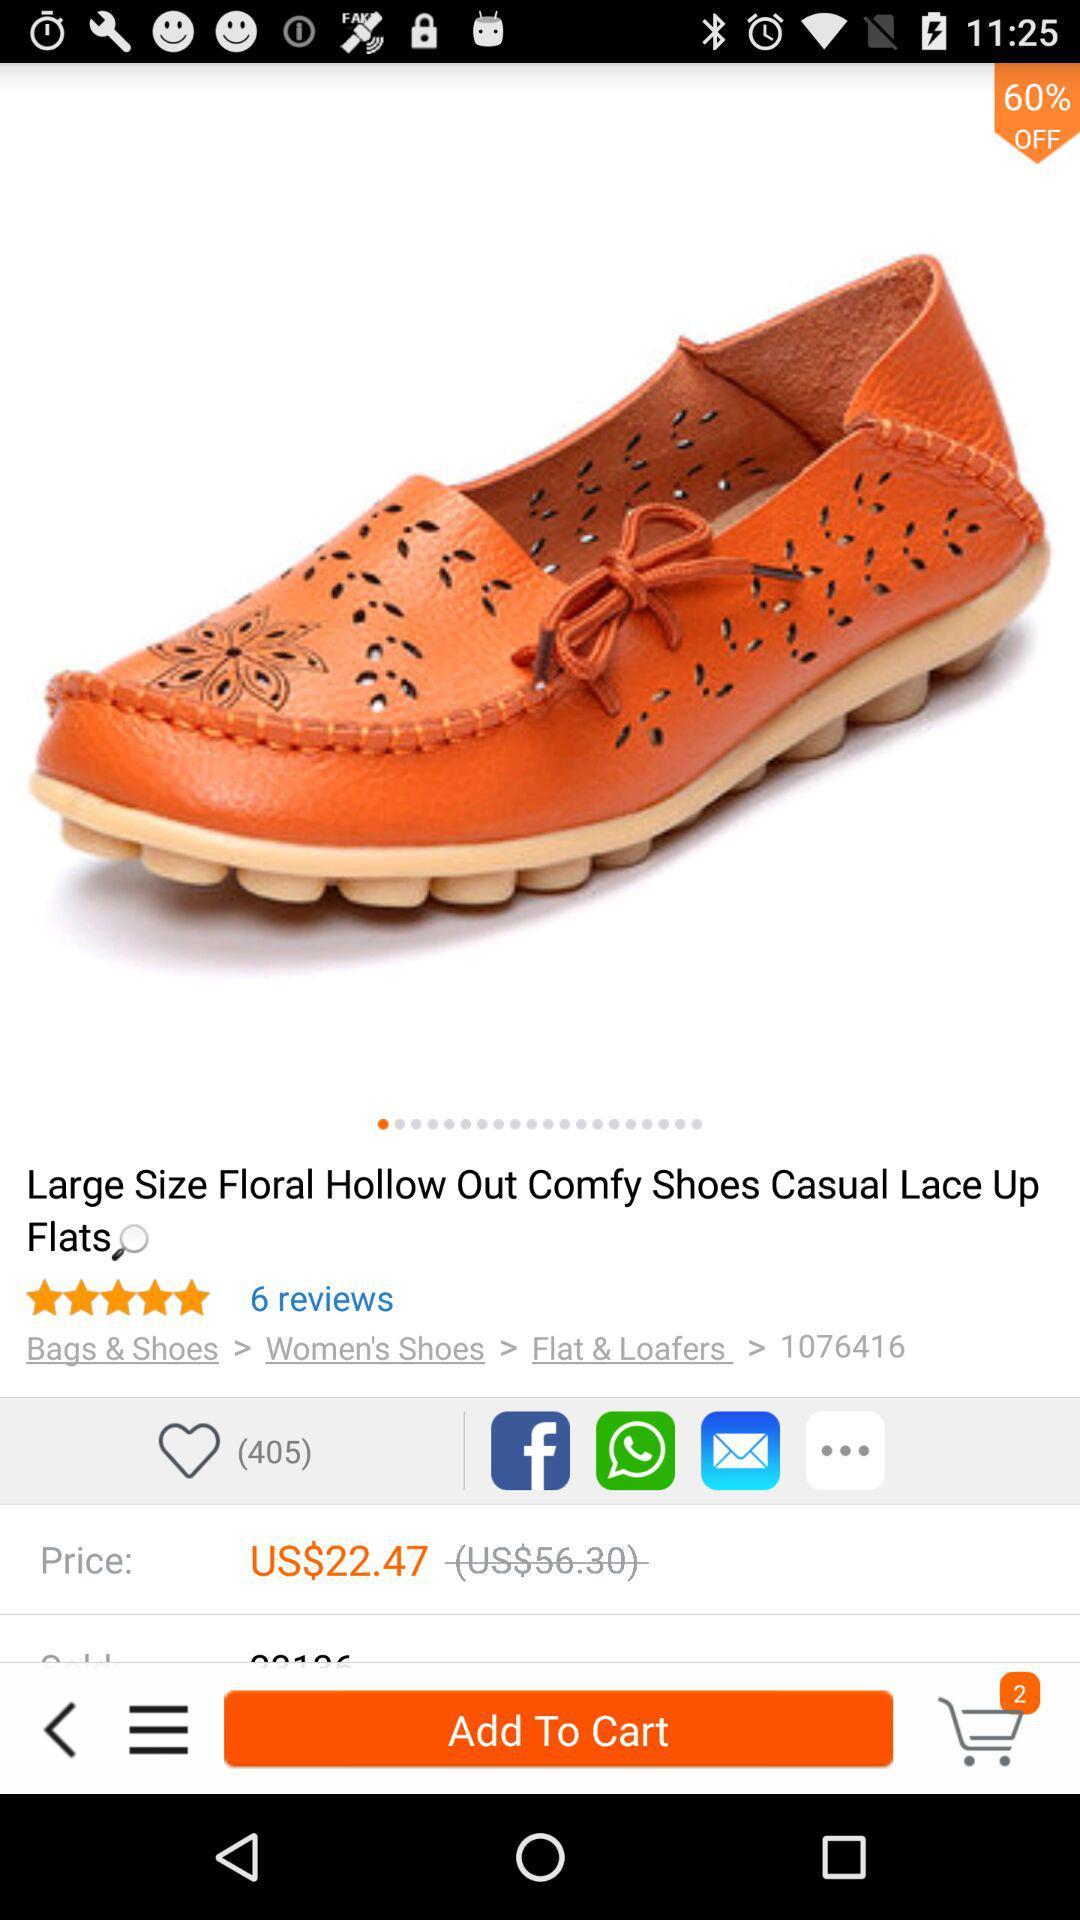 The image size is (1080, 1920). Describe the element at coordinates (679, 1124) in the screenshot. I see `next image` at that location.